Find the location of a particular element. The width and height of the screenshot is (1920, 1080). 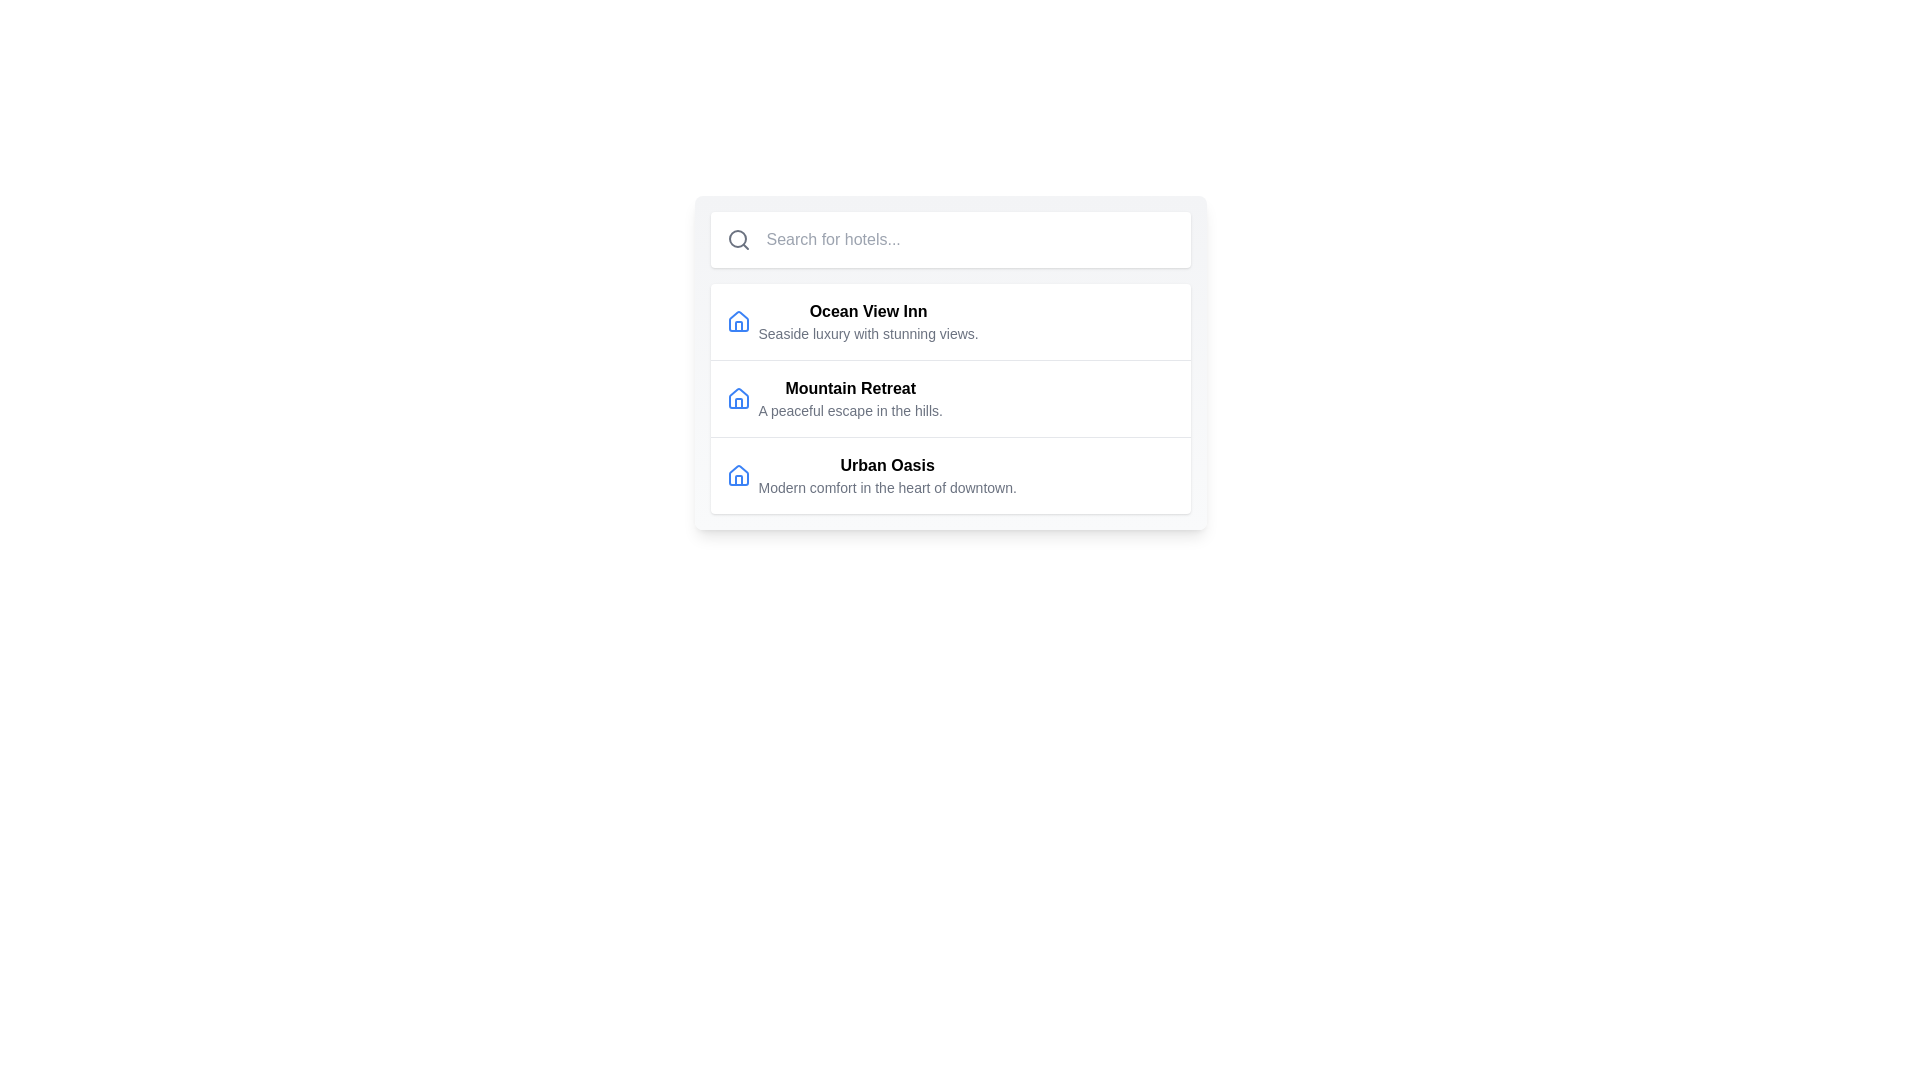

the search icon located on the left side of the search input field labeled 'Search for hotels...' is located at coordinates (737, 238).